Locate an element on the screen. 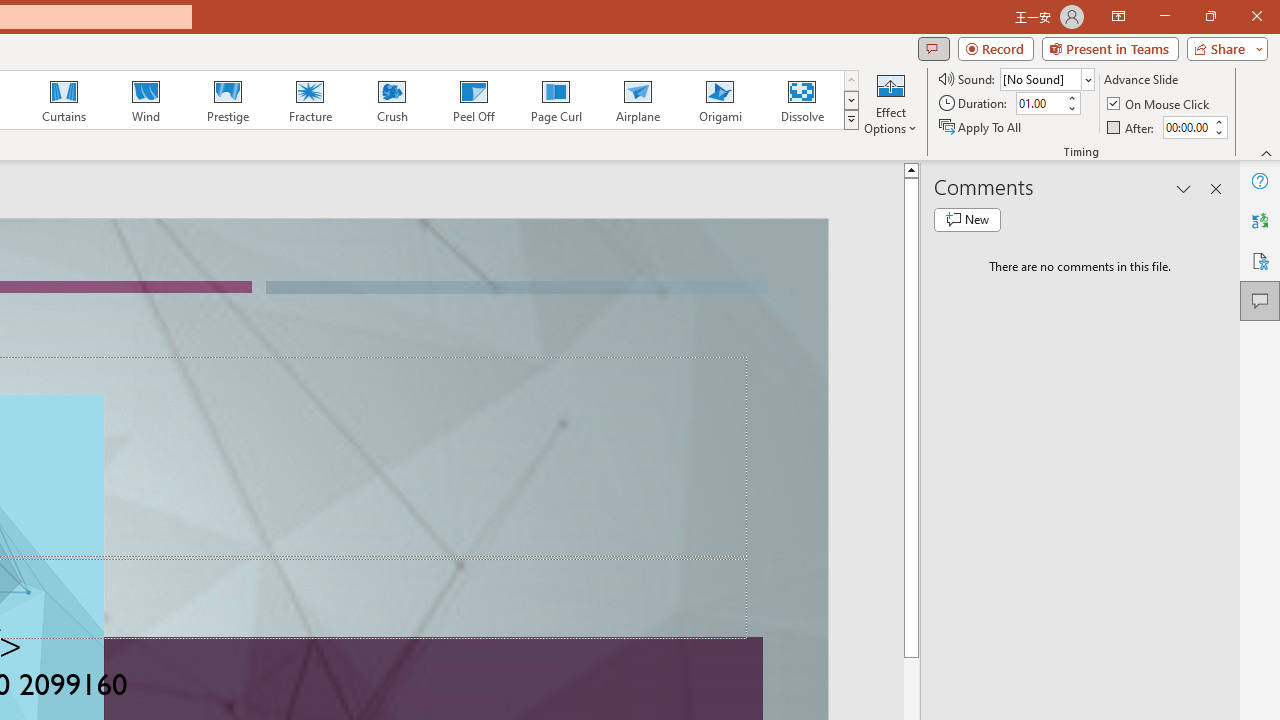  'Crush' is located at coordinates (391, 100).